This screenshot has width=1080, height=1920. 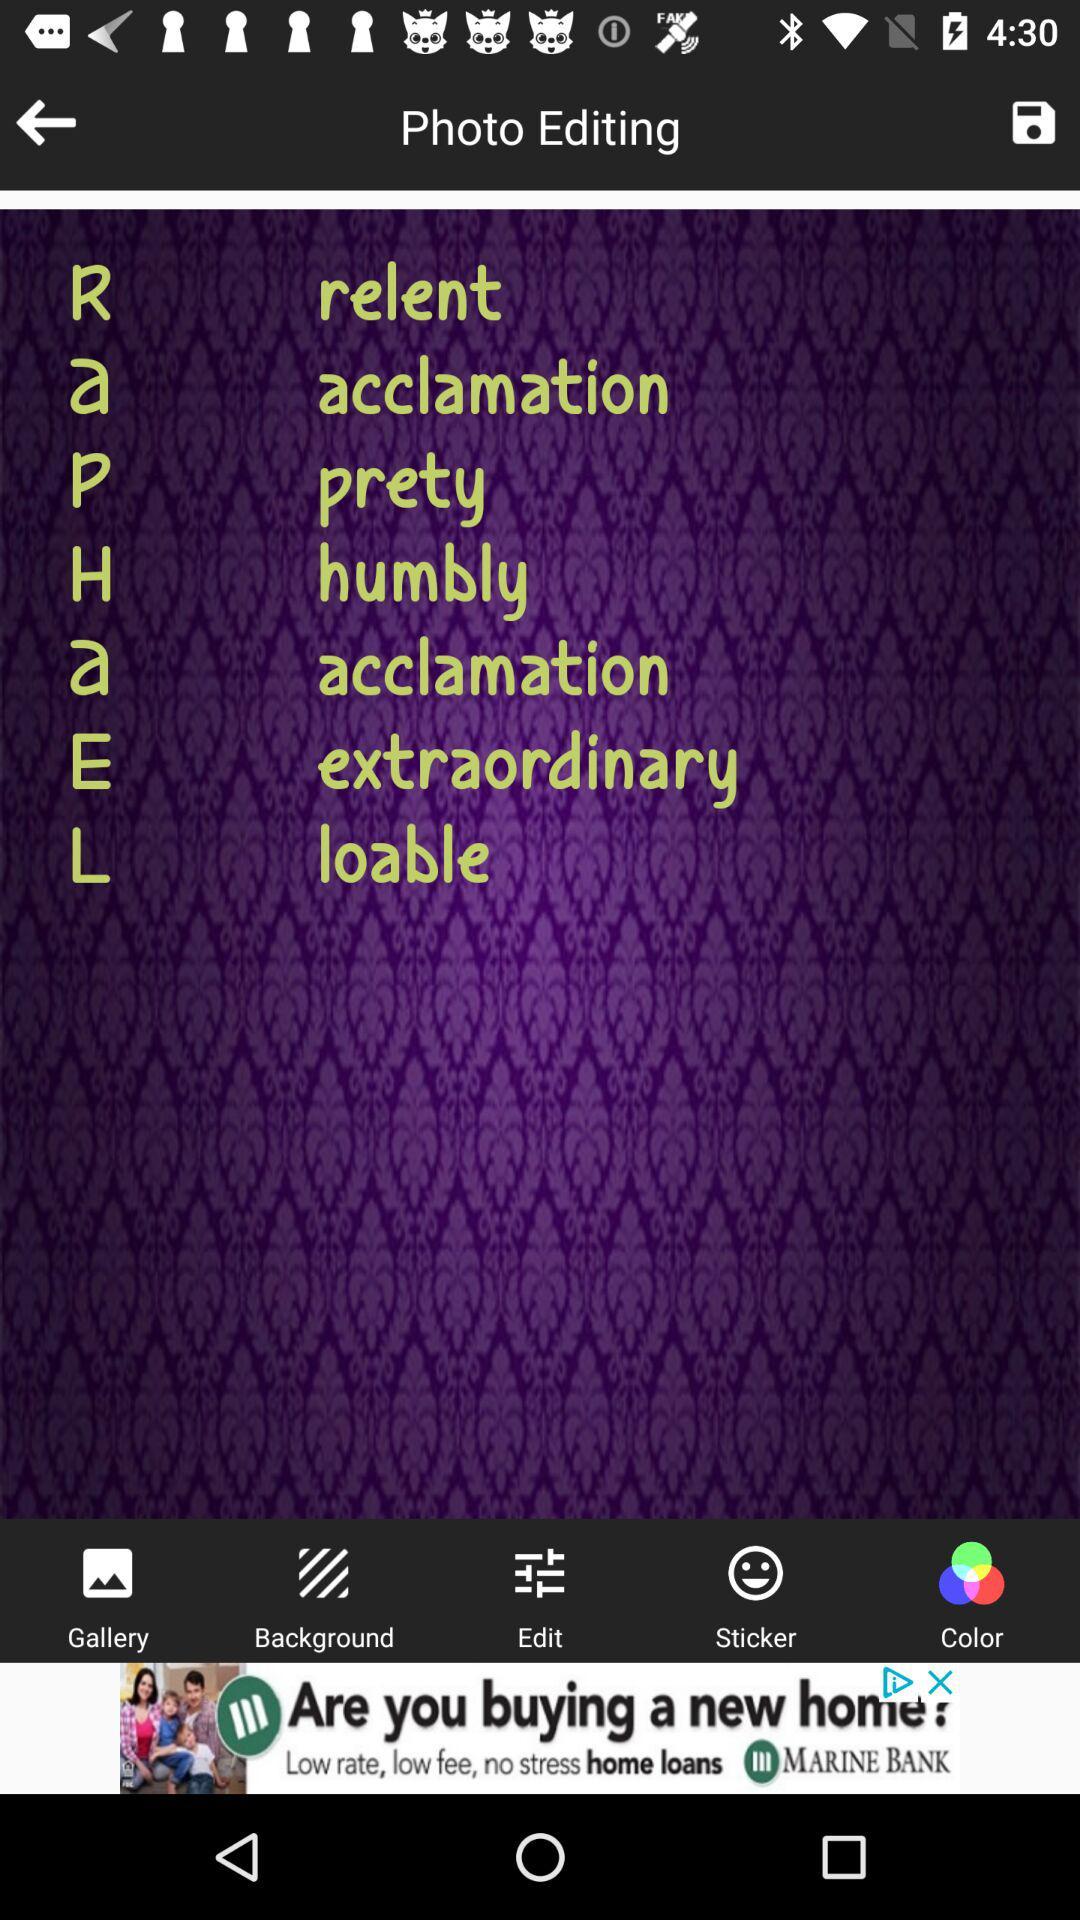 What do you see at coordinates (107, 1572) in the screenshot?
I see `viewer of different photos/images` at bounding box center [107, 1572].